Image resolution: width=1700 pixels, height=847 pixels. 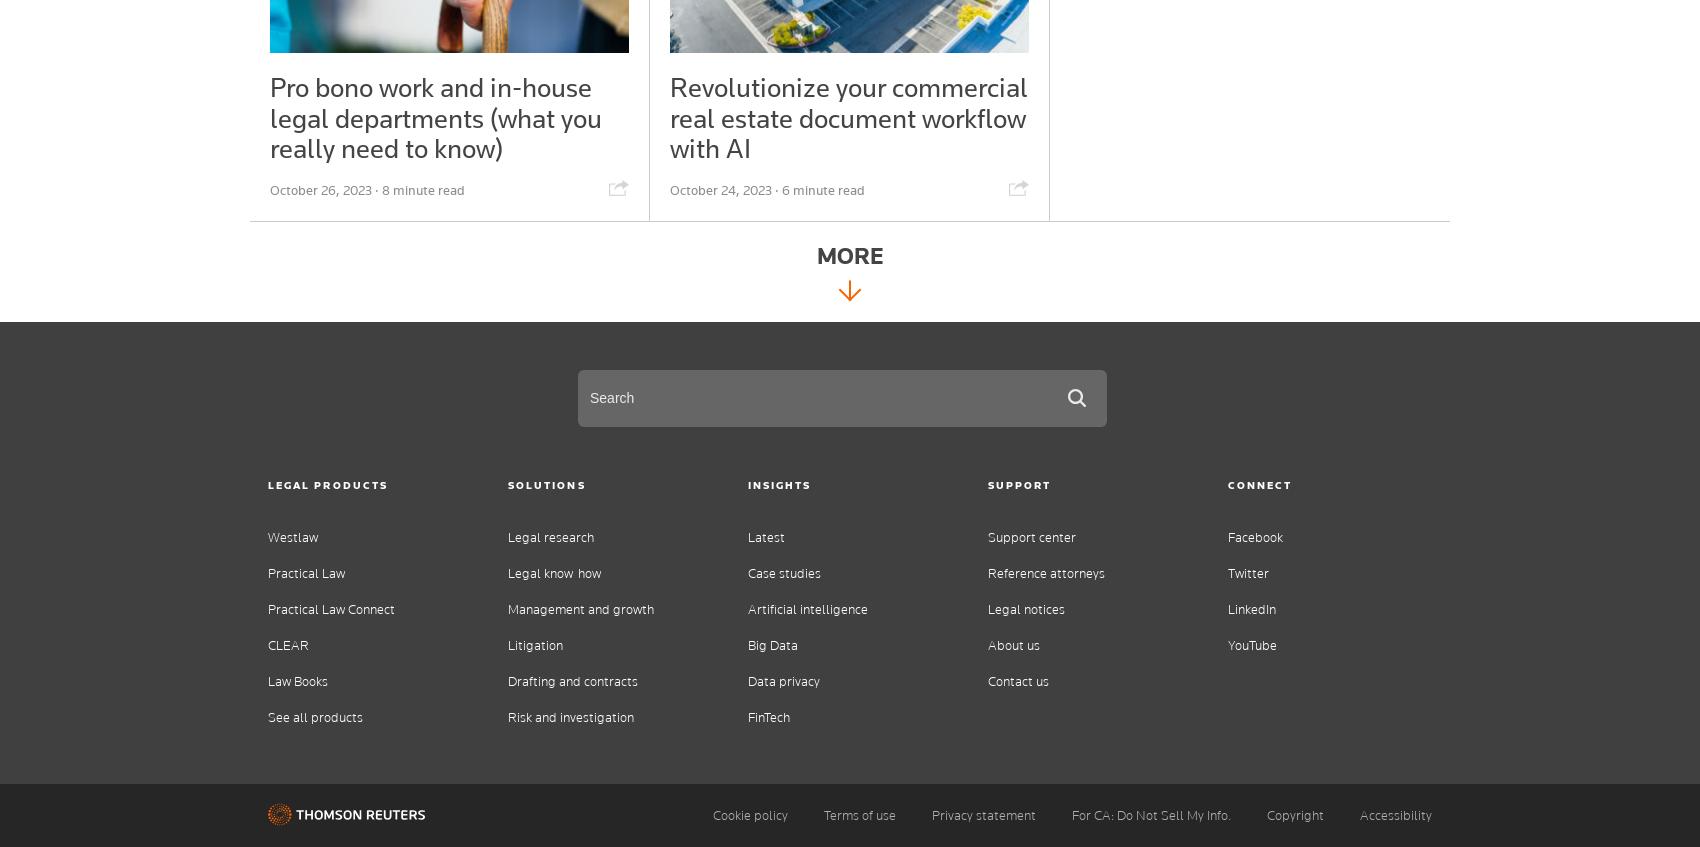 I want to click on 'LinkedIn', so click(x=1251, y=608).